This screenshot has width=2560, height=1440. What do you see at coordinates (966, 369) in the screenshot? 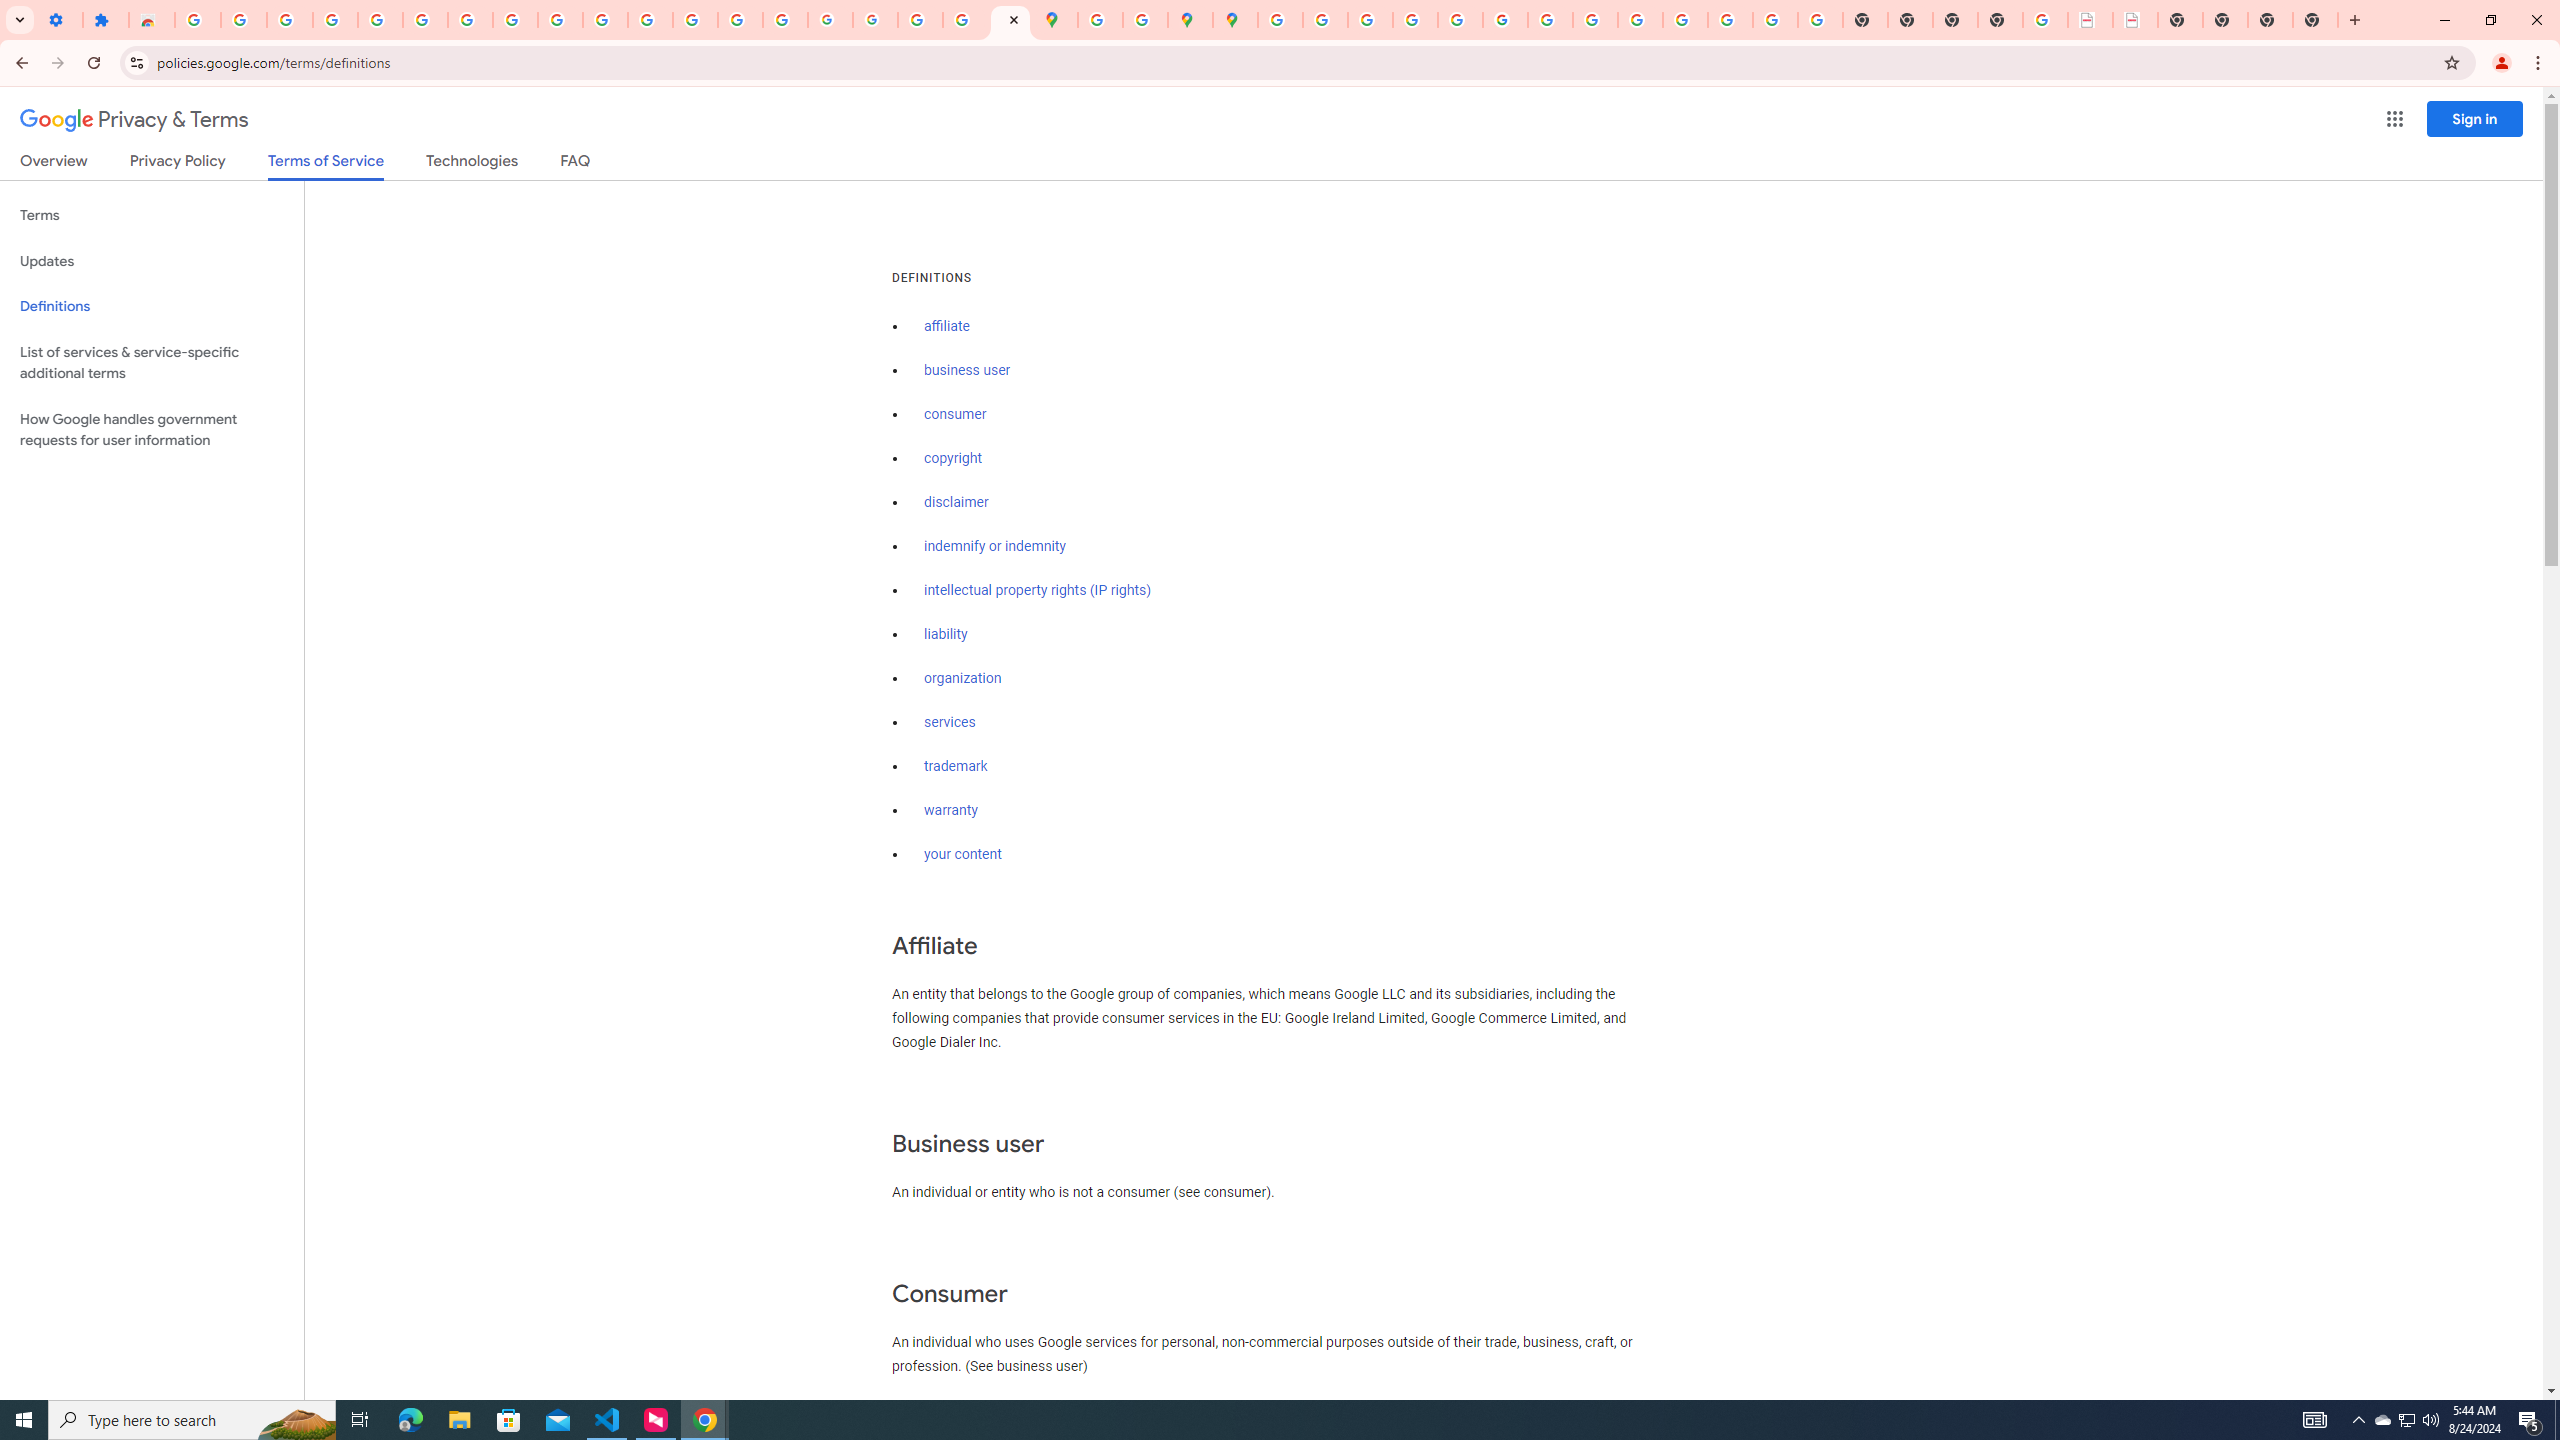
I see `'business user'` at bounding box center [966, 369].